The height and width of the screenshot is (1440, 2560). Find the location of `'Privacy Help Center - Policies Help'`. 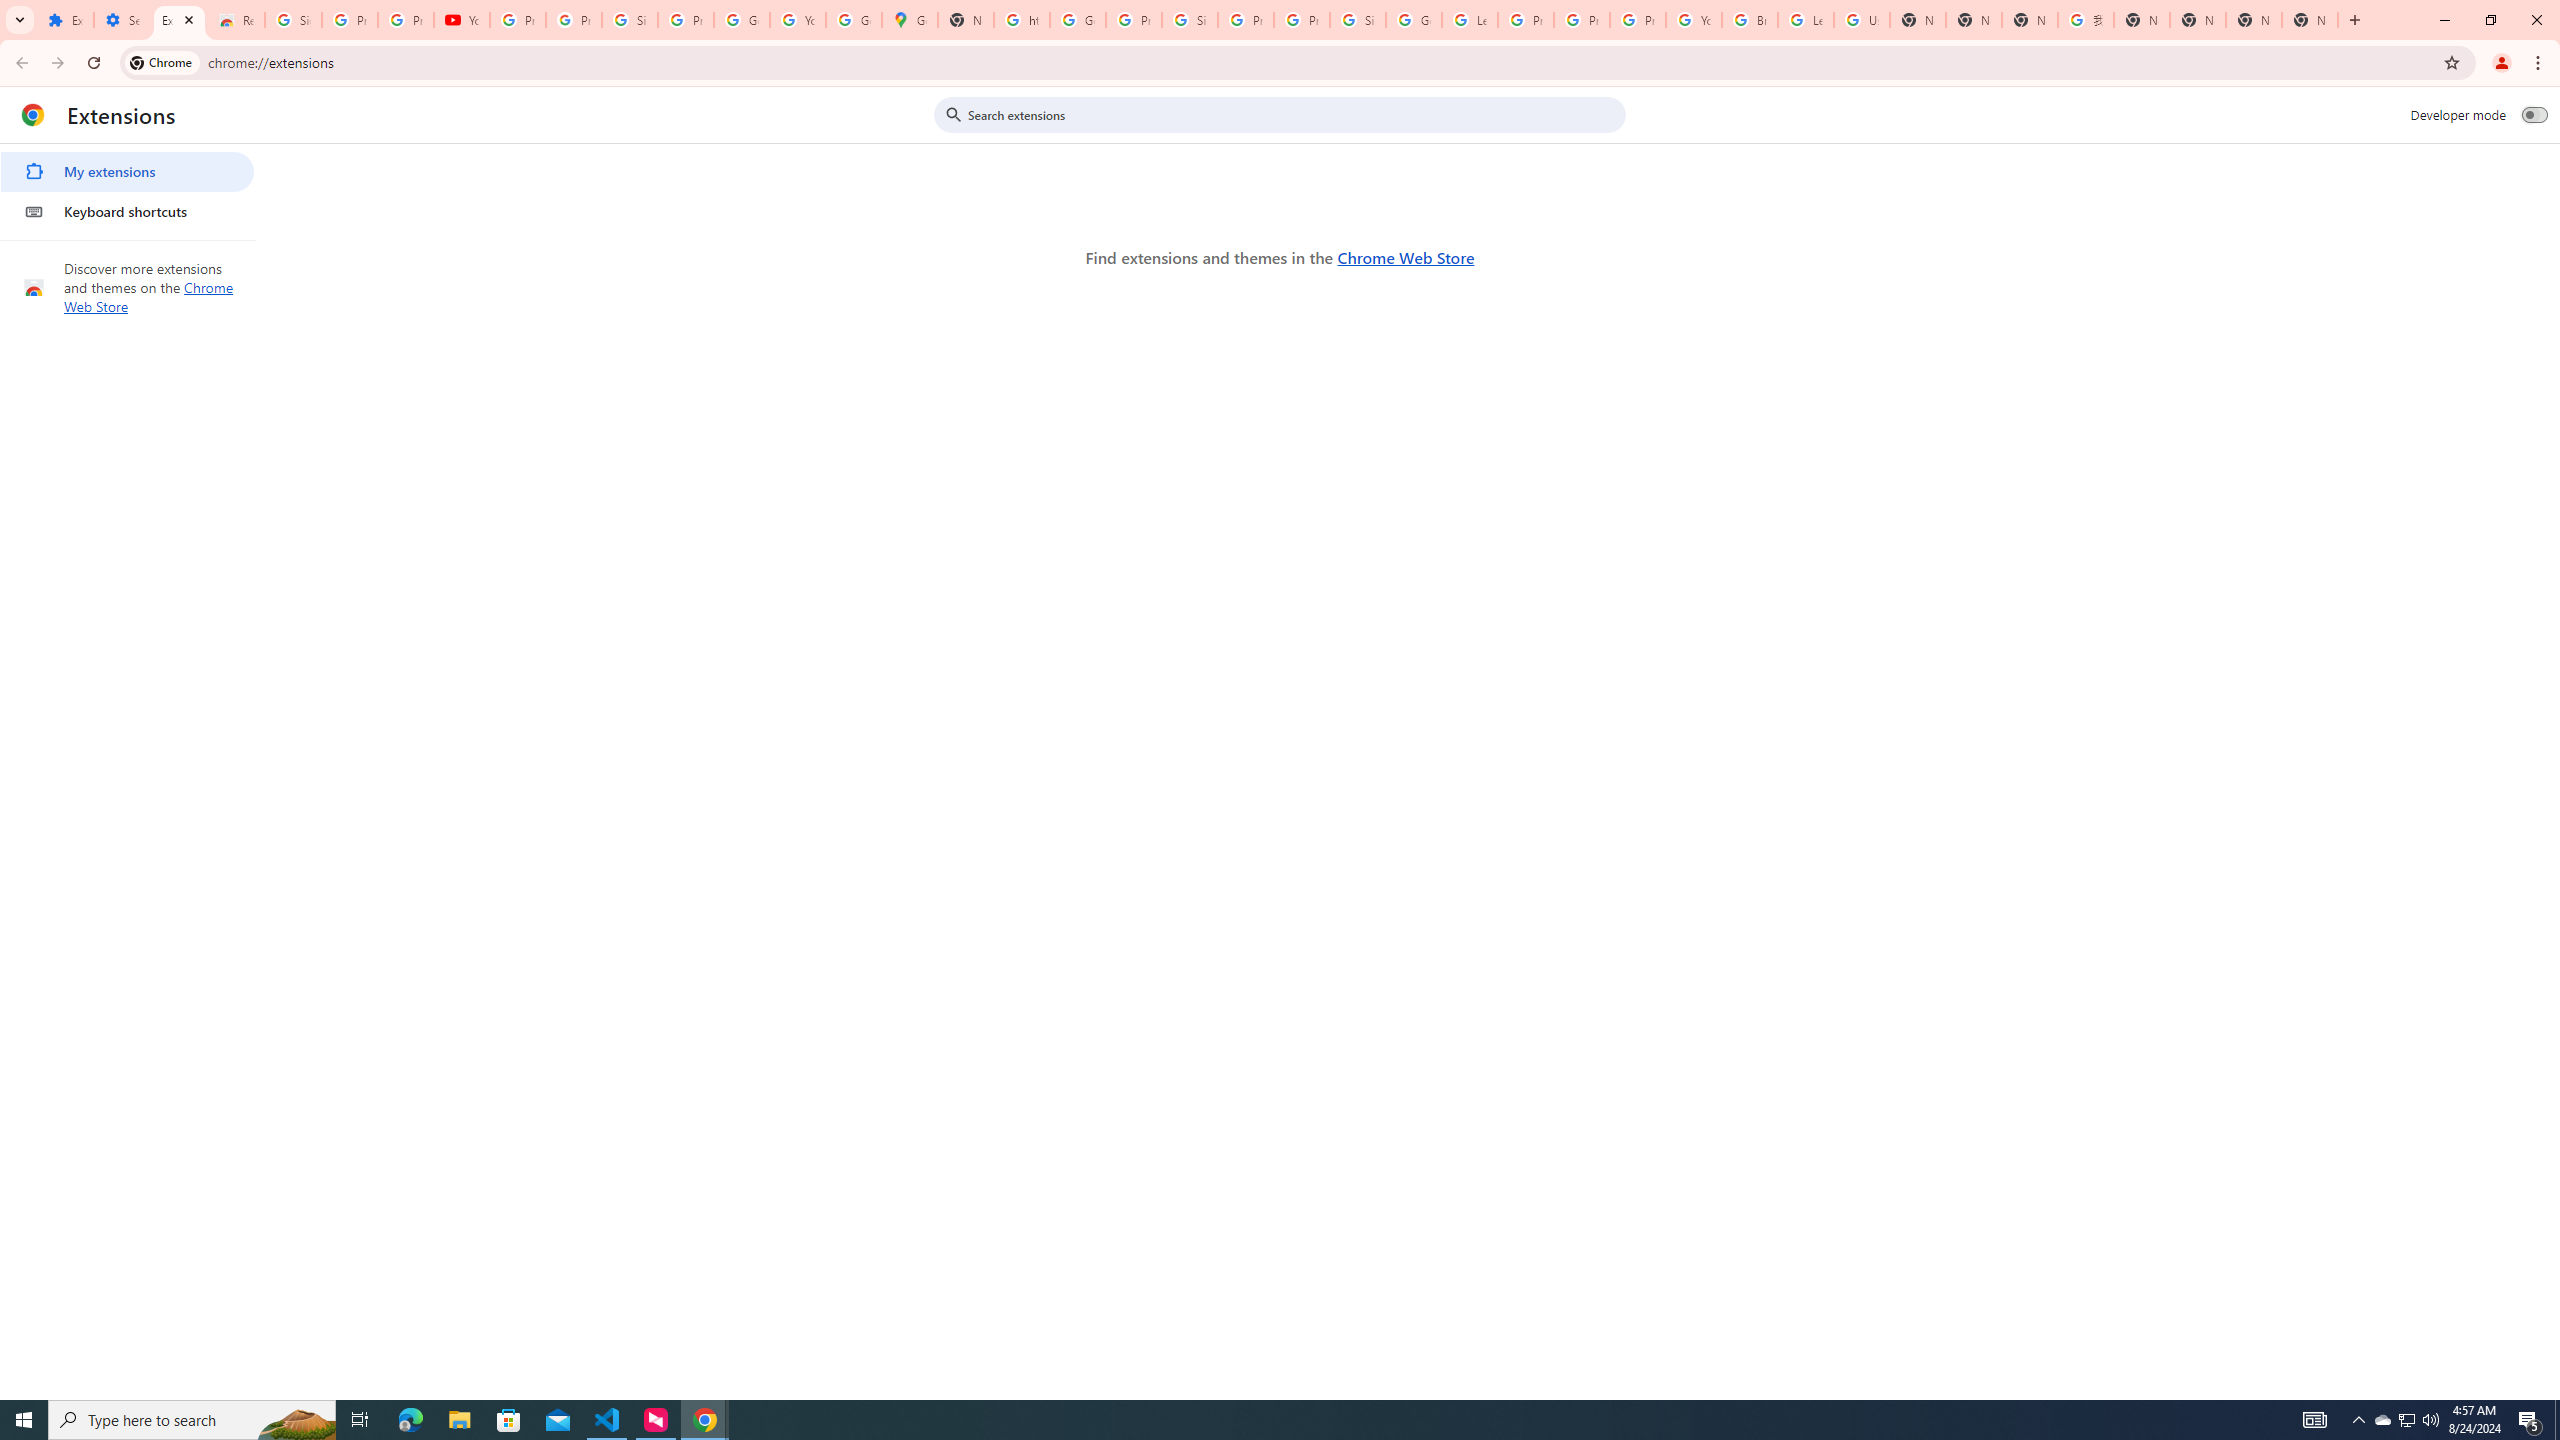

'Privacy Help Center - Policies Help' is located at coordinates (1581, 19).